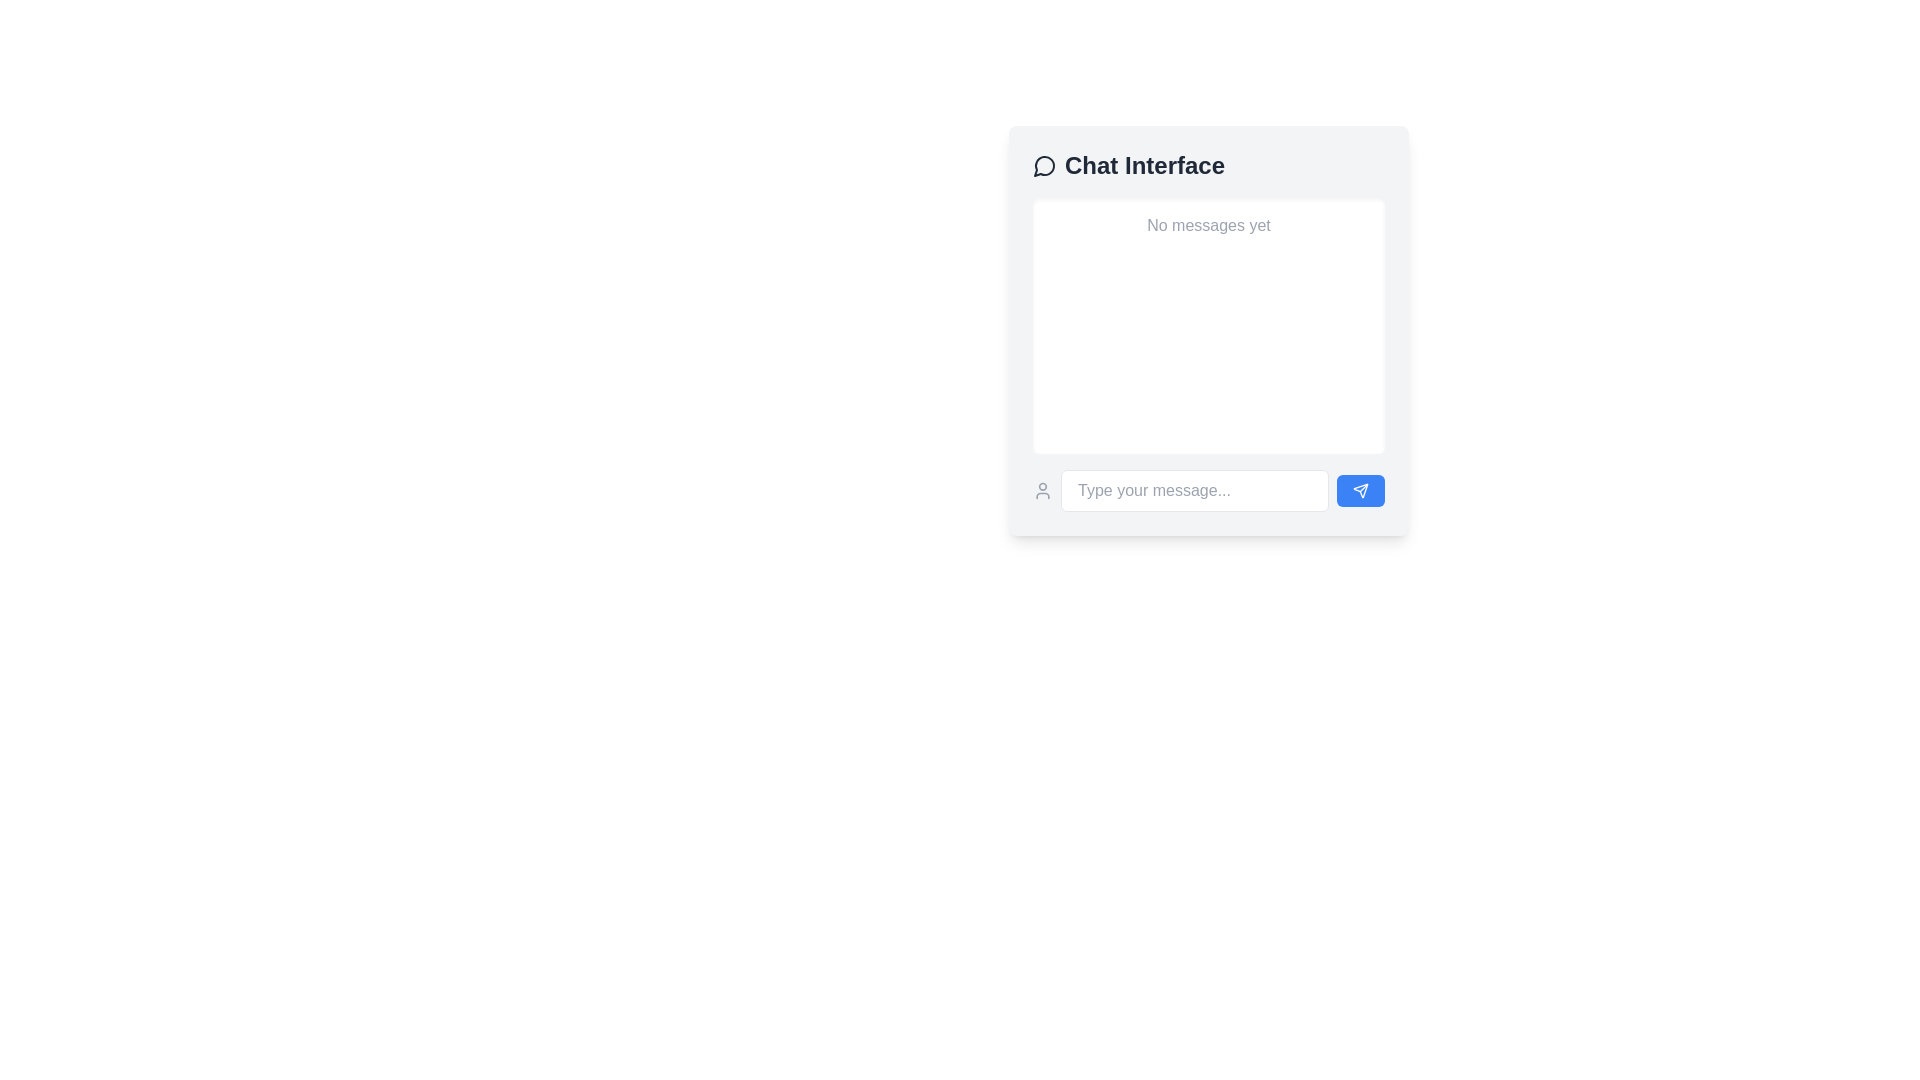 Image resolution: width=1920 pixels, height=1080 pixels. I want to click on the 'Send' icon resembling a paper plane located within the chat input area, positioned to the right of the text input field, so click(1360, 490).